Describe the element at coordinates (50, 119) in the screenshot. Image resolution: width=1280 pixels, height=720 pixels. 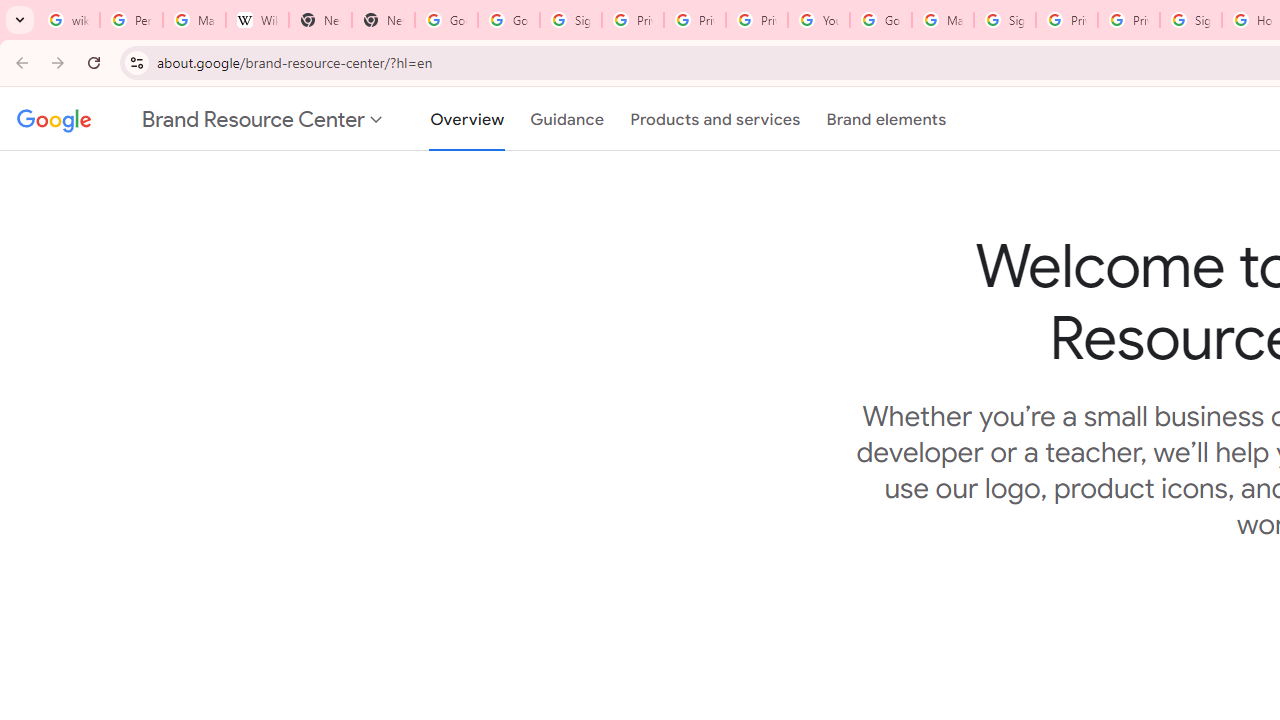
I see `'Google'` at that location.